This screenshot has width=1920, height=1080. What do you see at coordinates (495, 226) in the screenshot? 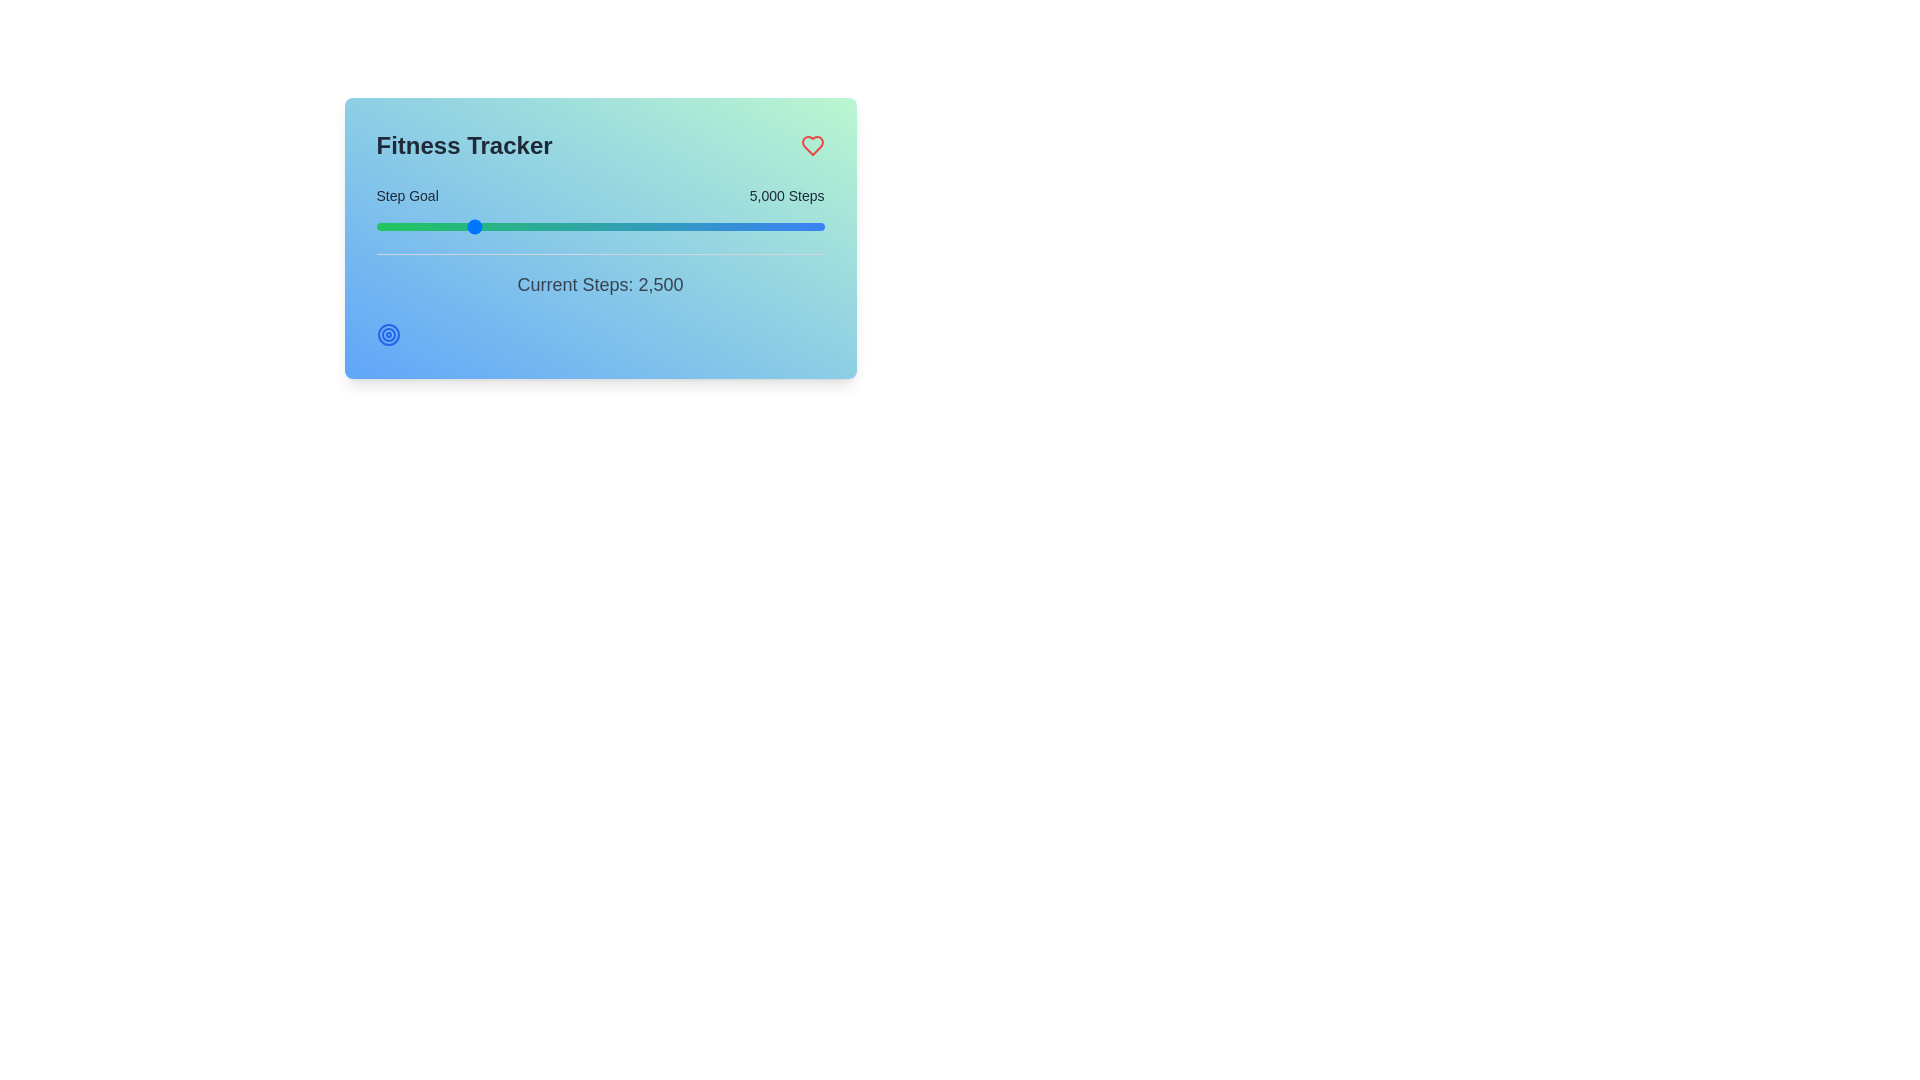
I see `the step goal slider to set the step goal to 6032` at bounding box center [495, 226].